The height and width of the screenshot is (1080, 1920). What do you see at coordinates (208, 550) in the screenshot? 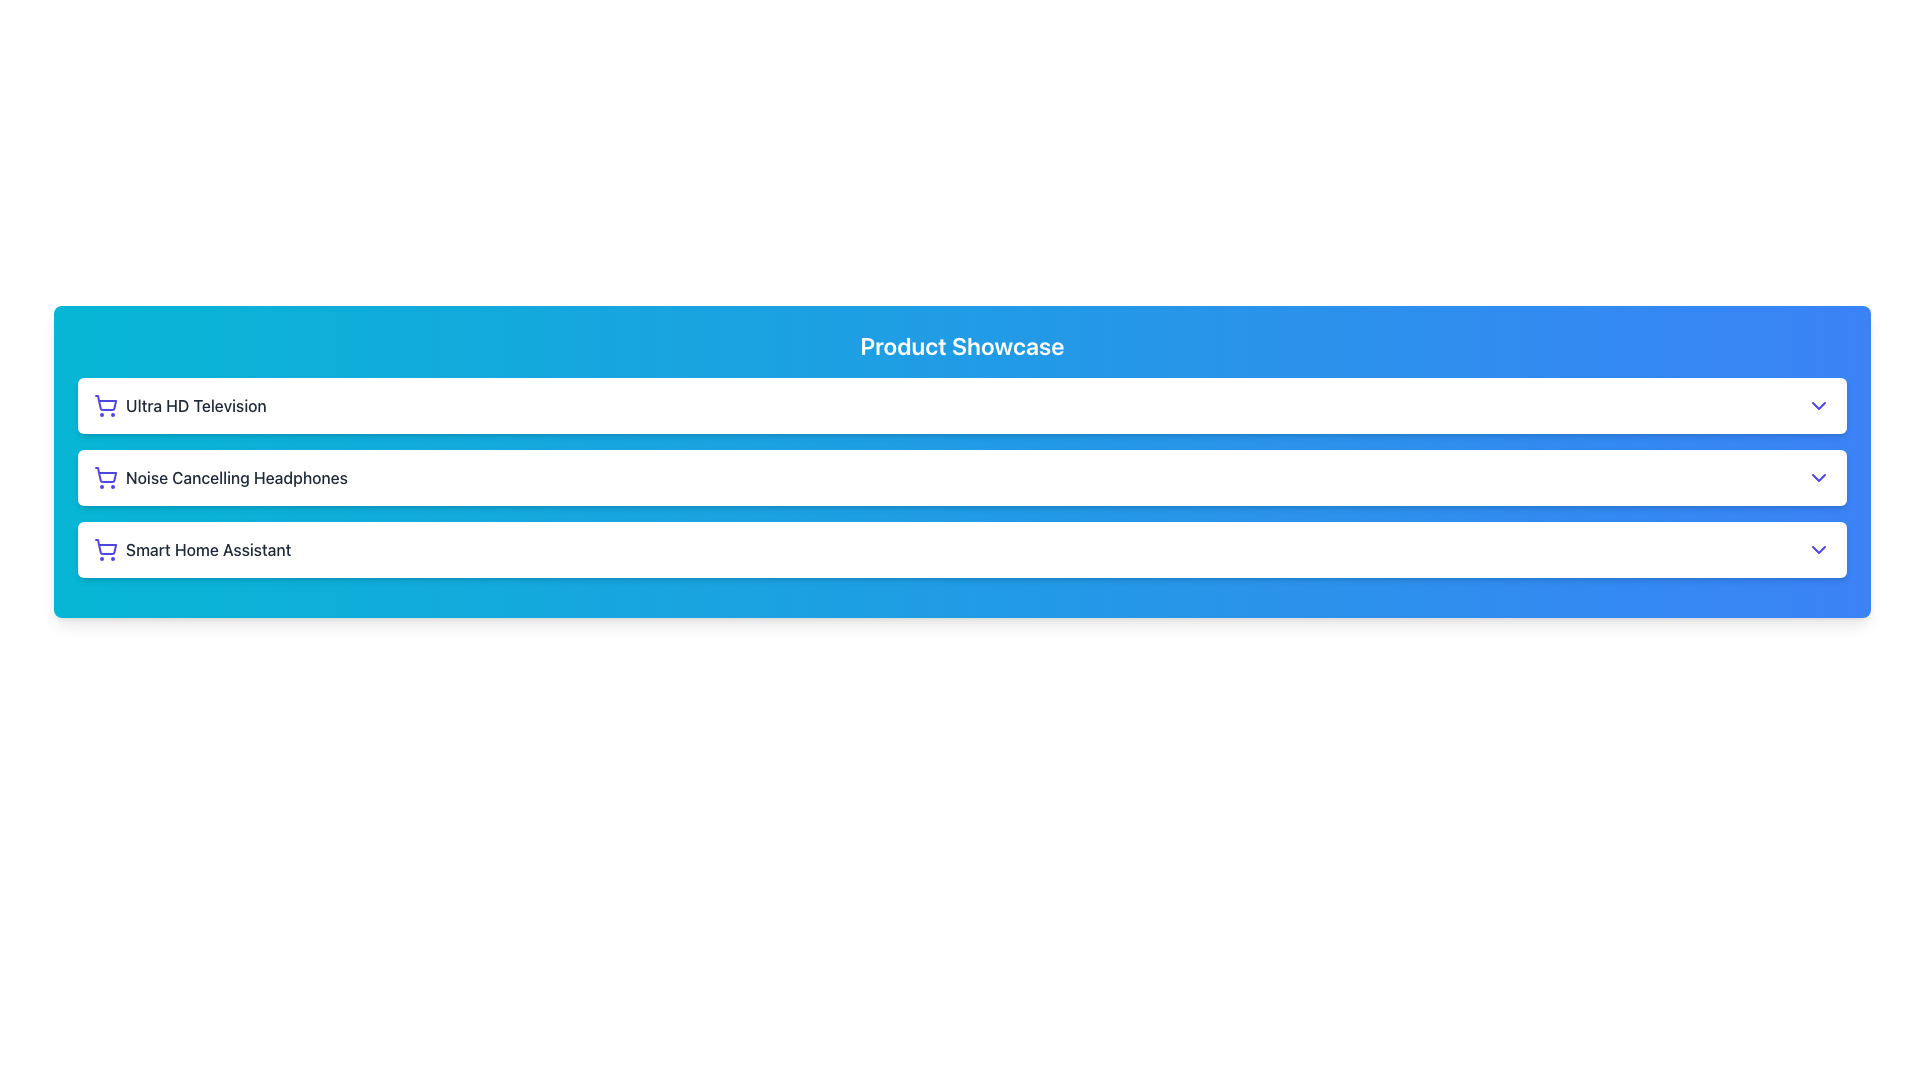
I see `the 'Smart Home Assistant' text label, which is positioned in the third row of a vertically stacked list of items, following the 'Noise Cancelling Headphones' text` at bounding box center [208, 550].